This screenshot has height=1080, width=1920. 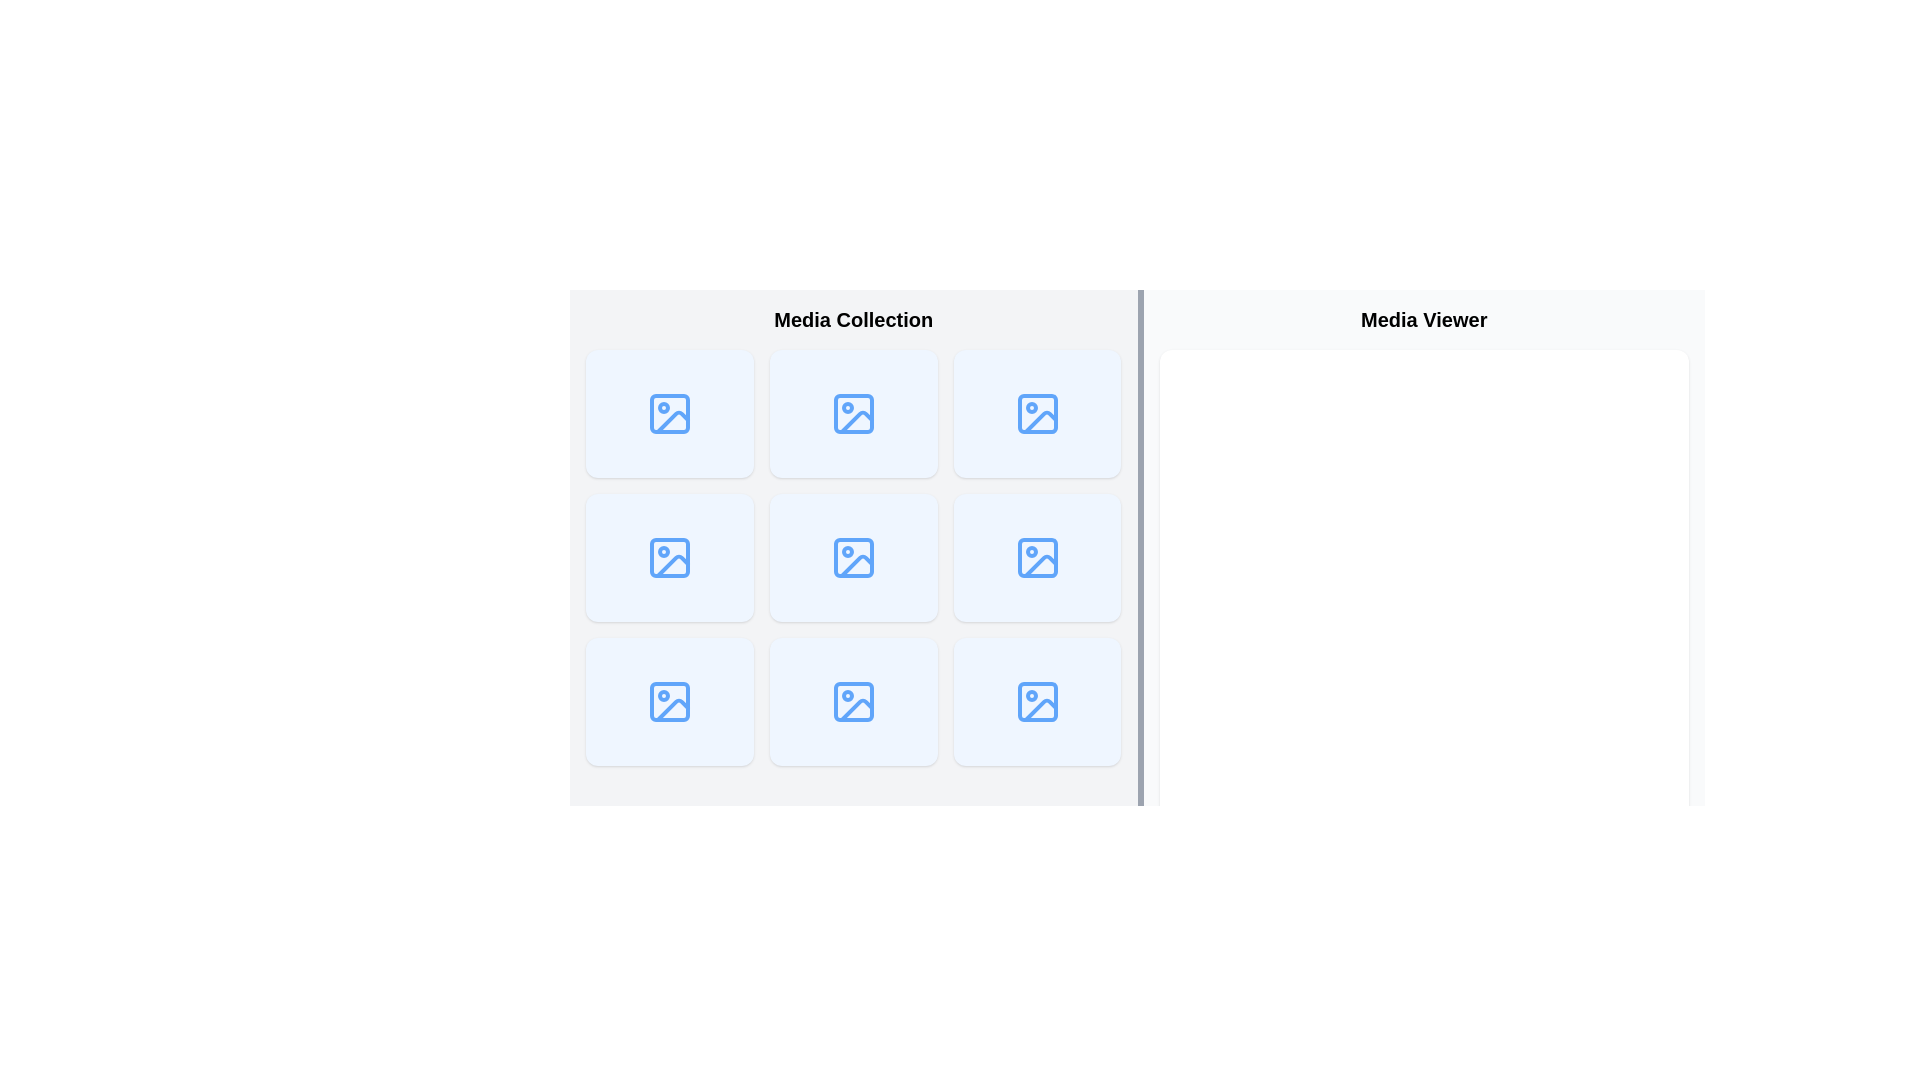 What do you see at coordinates (853, 558) in the screenshot?
I see `the Icon or Image Placeholder` at bounding box center [853, 558].